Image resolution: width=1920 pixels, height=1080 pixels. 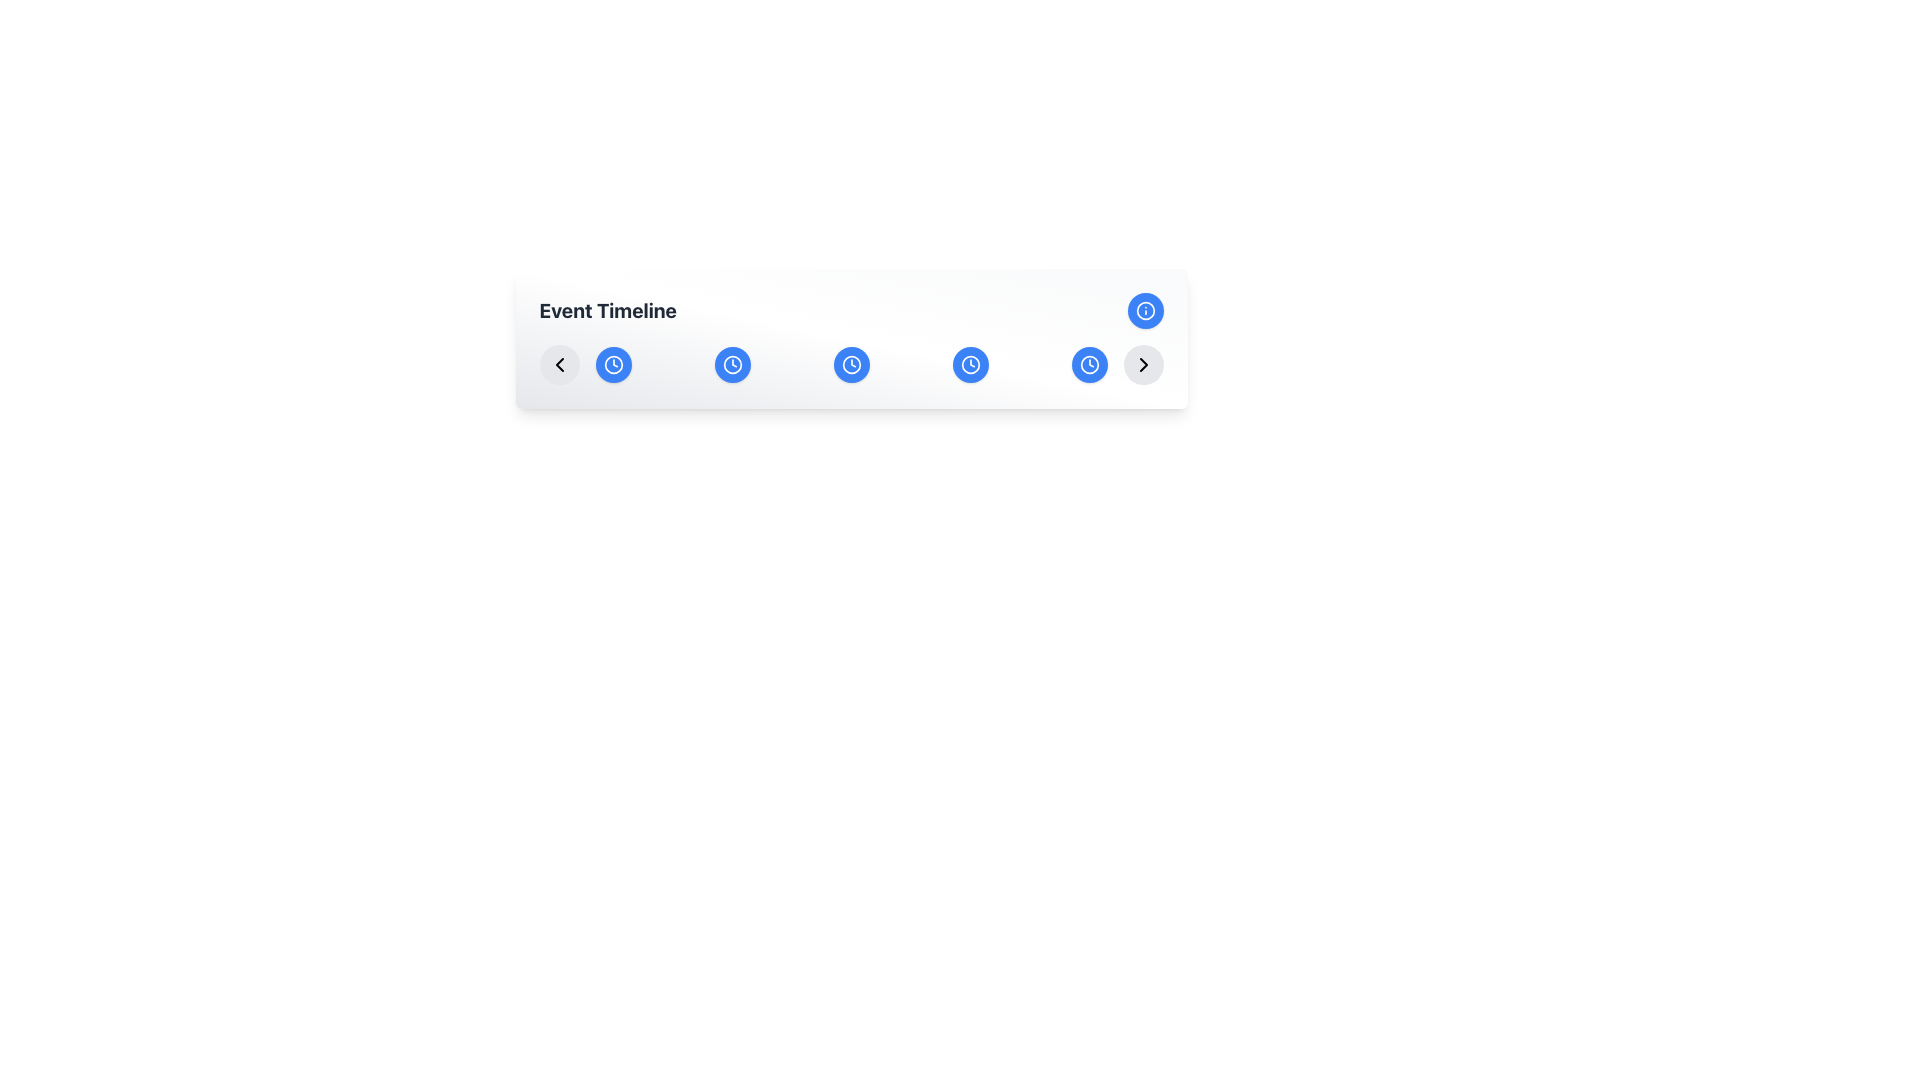 I want to click on the decorative information icon located, so click(x=1145, y=311).